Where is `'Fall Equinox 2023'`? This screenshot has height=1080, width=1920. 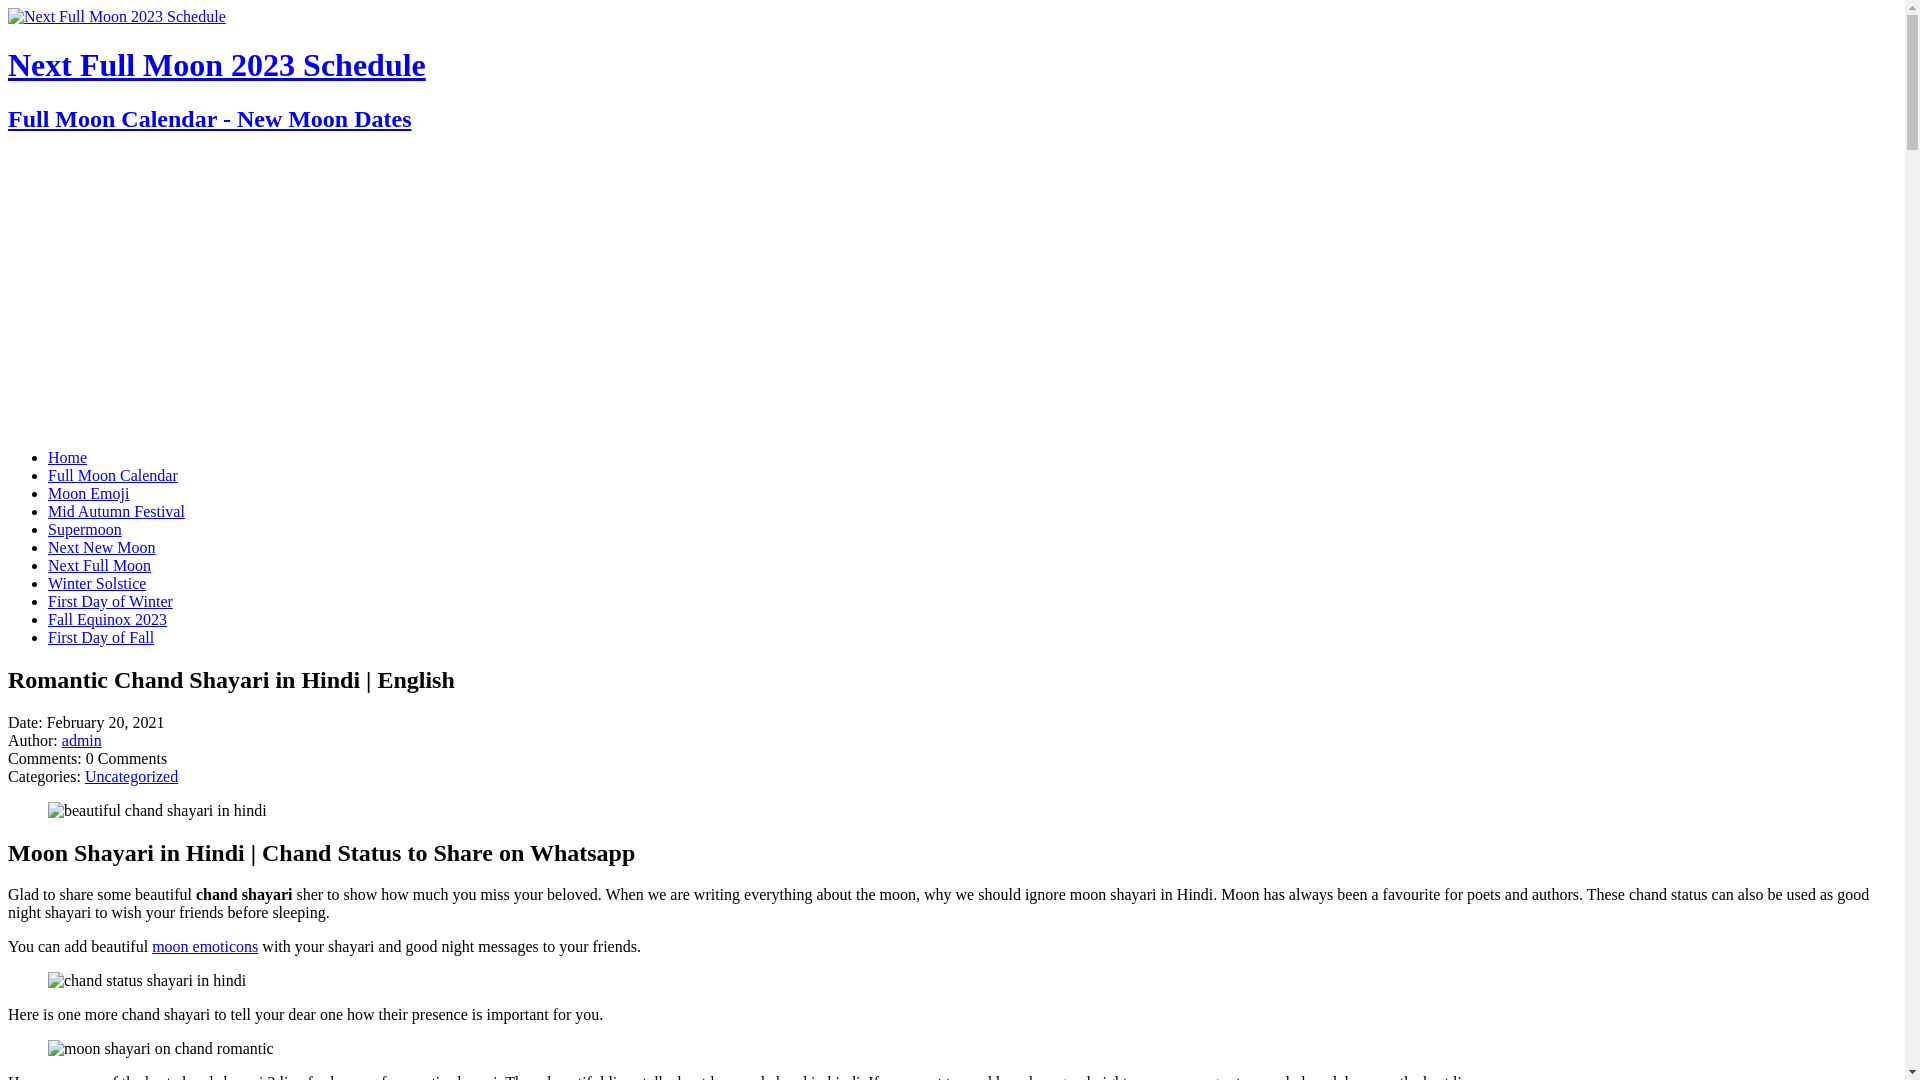 'Fall Equinox 2023' is located at coordinates (106, 618).